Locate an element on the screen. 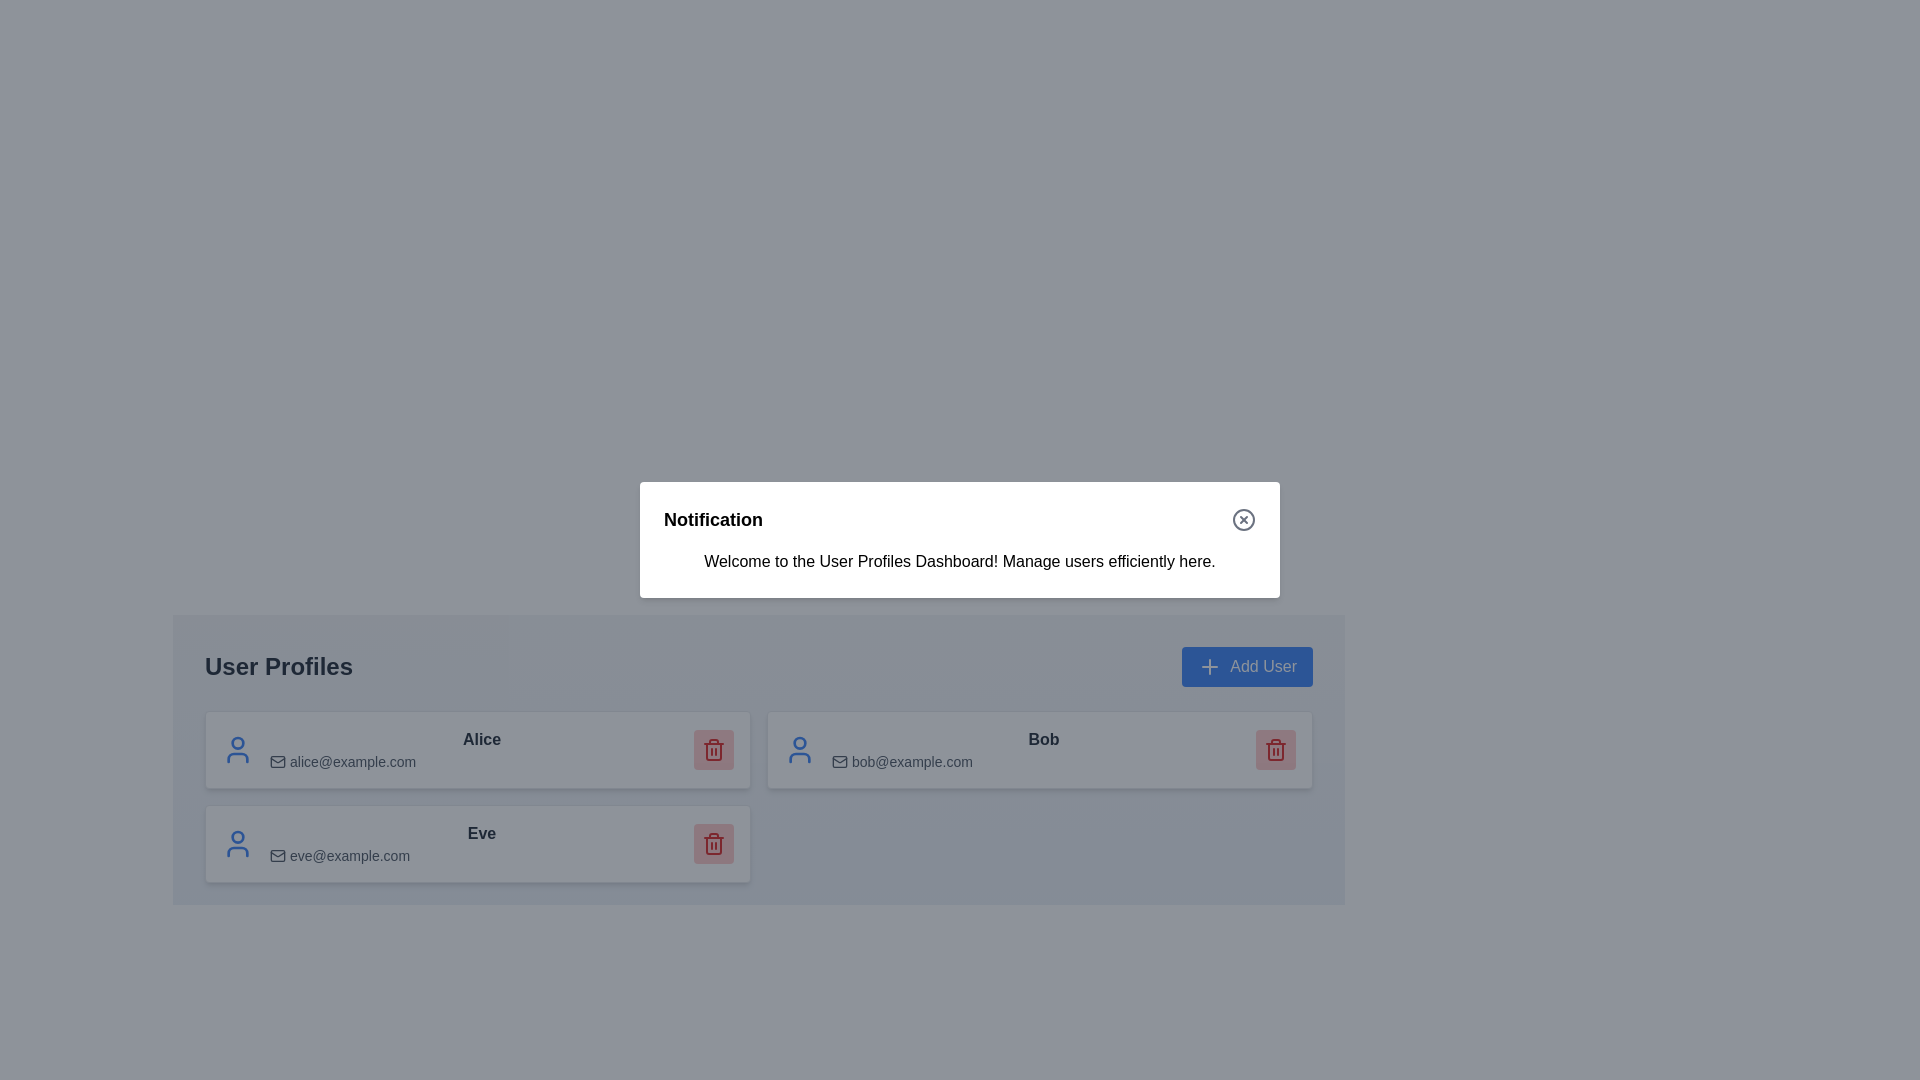  the delete icon located in the button on the right-hand side of the second row of user profile cards, which corresponds to the user profile of 'Eve' is located at coordinates (714, 844).